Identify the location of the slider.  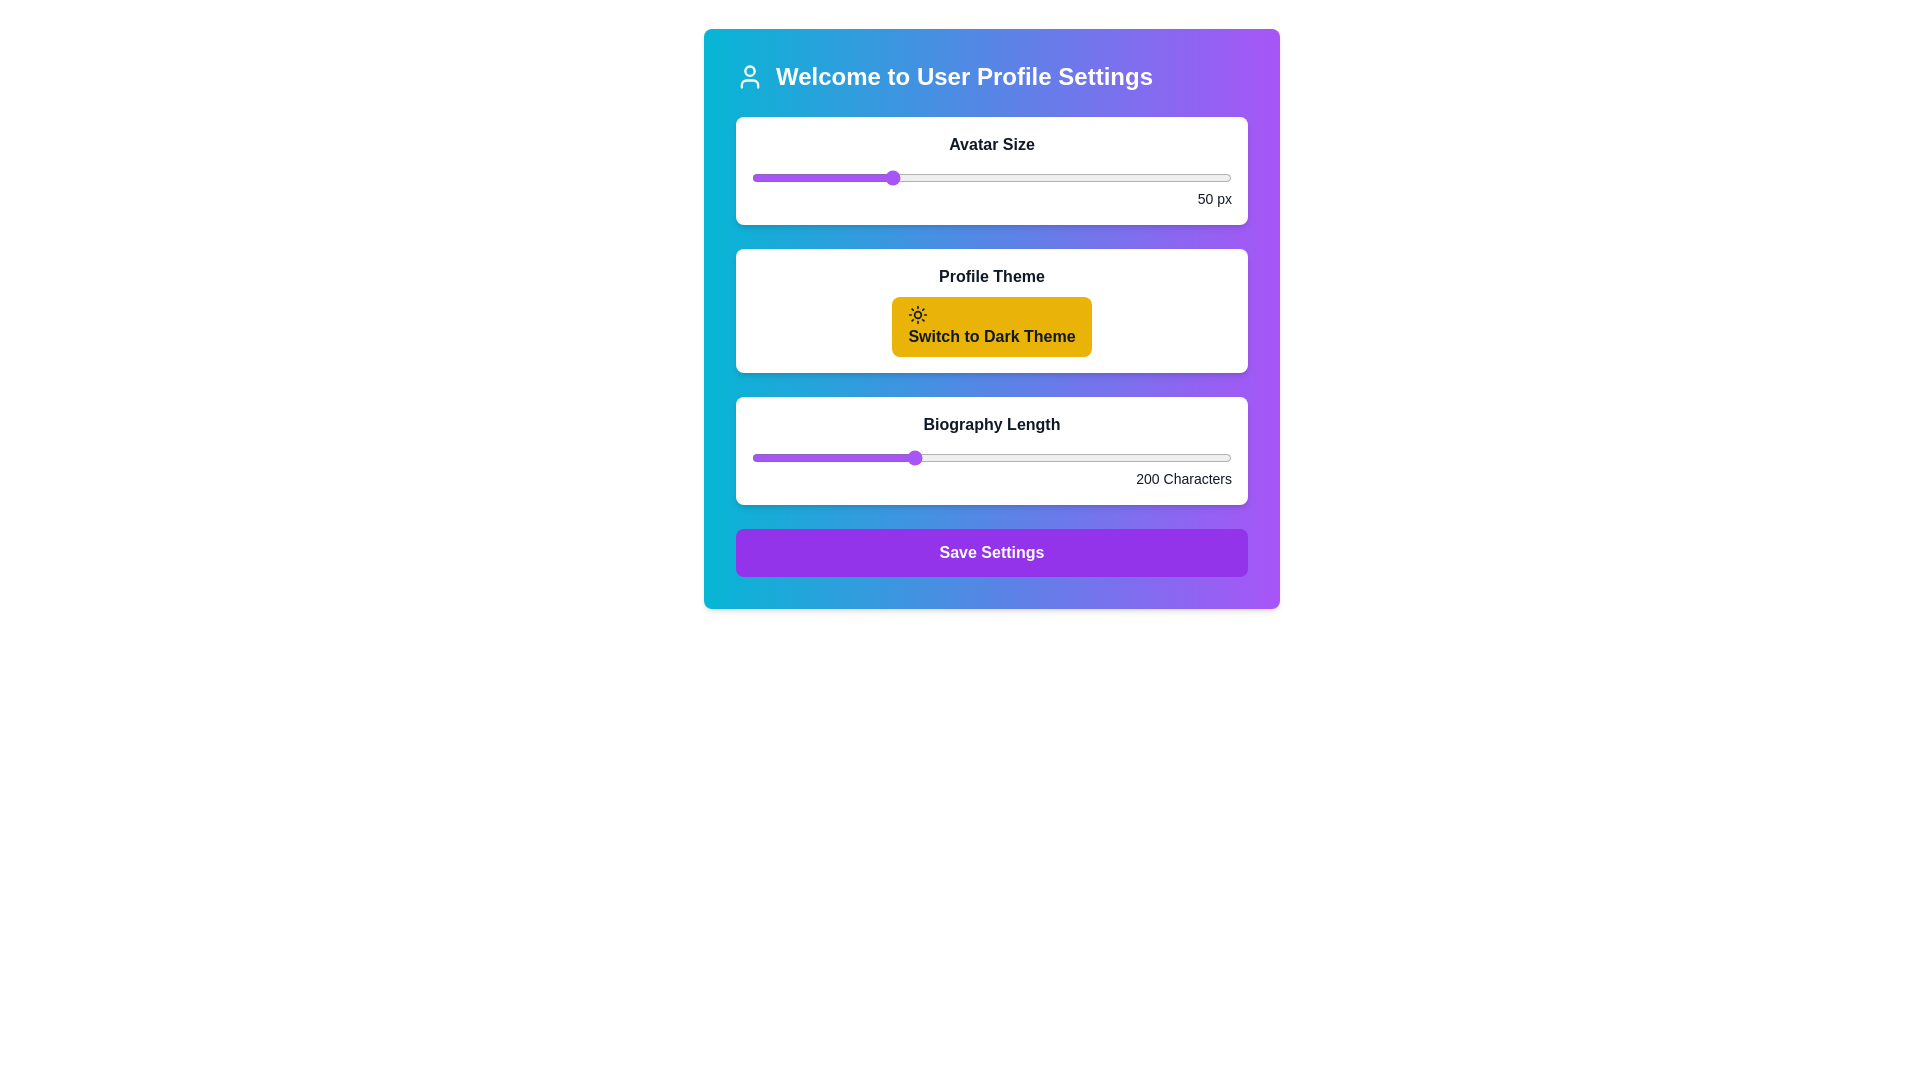
(820, 176).